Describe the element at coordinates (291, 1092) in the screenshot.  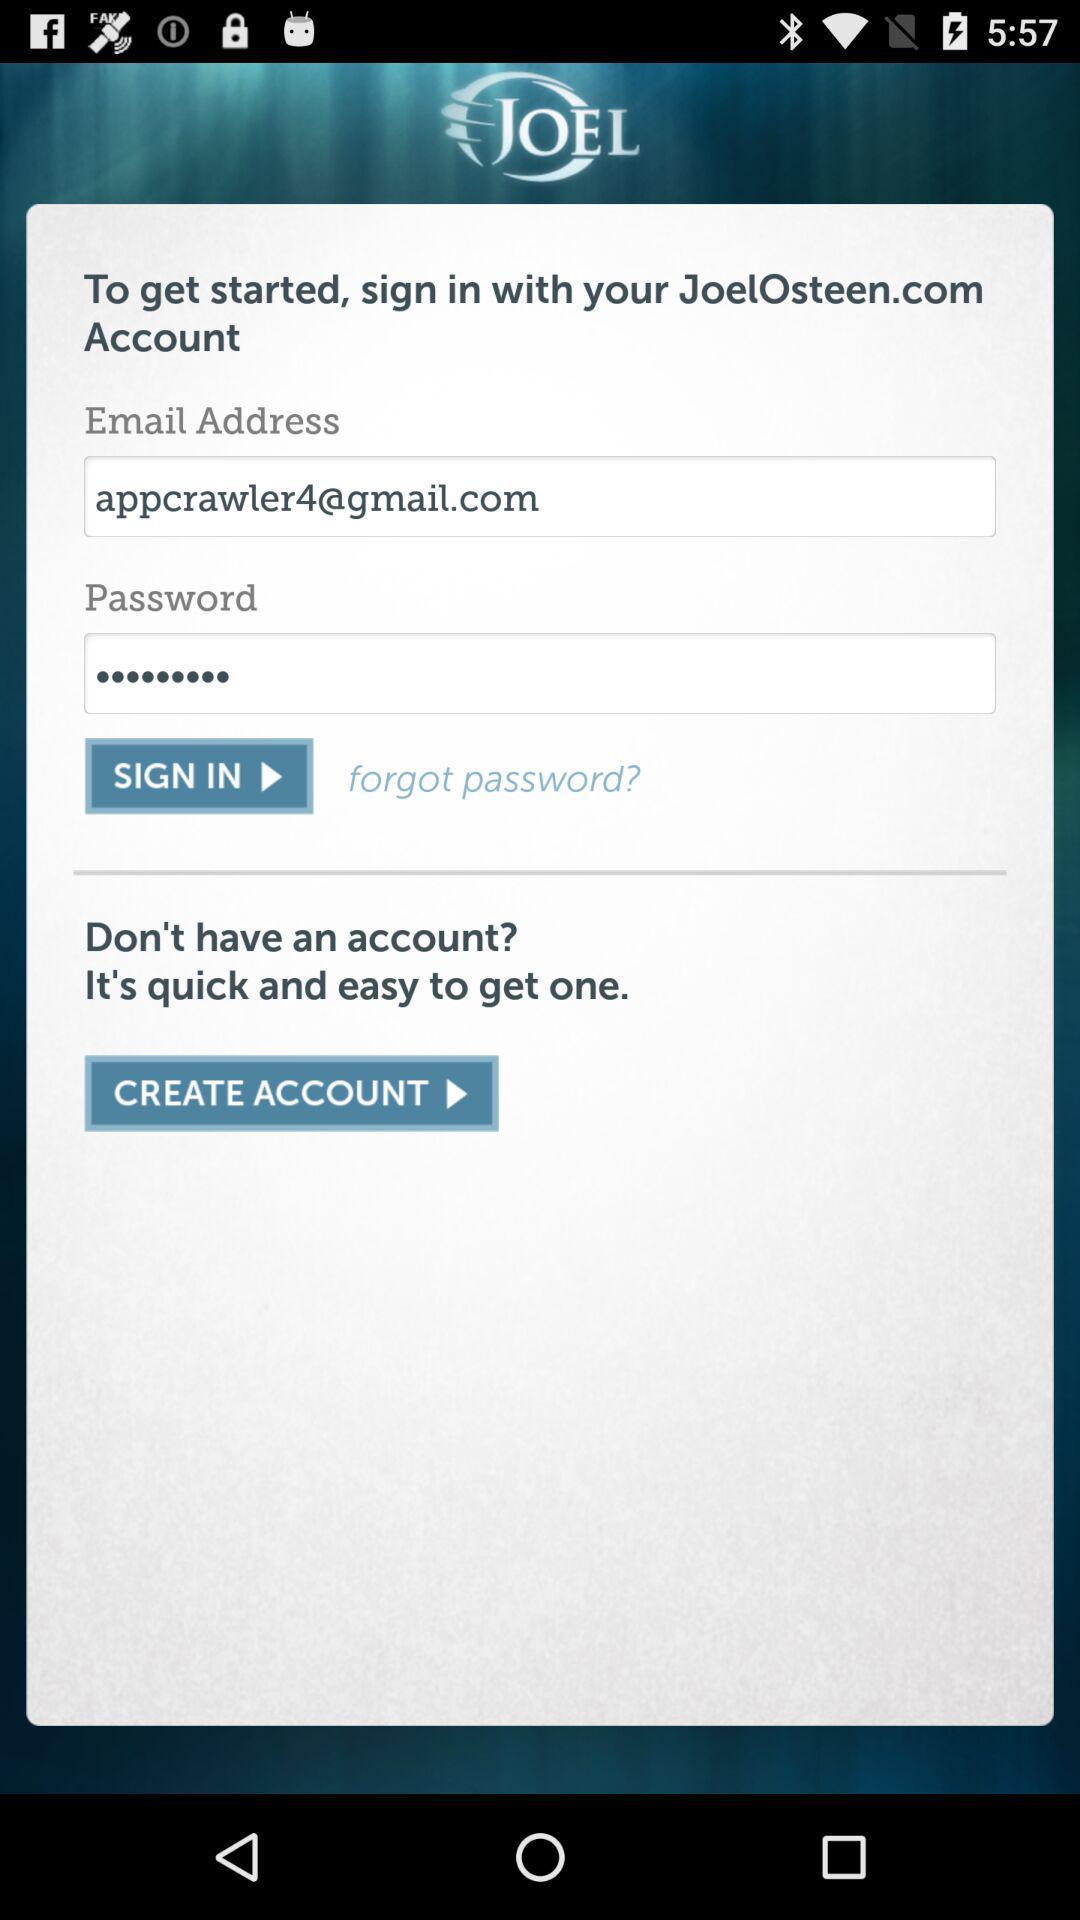
I see `new account` at that location.